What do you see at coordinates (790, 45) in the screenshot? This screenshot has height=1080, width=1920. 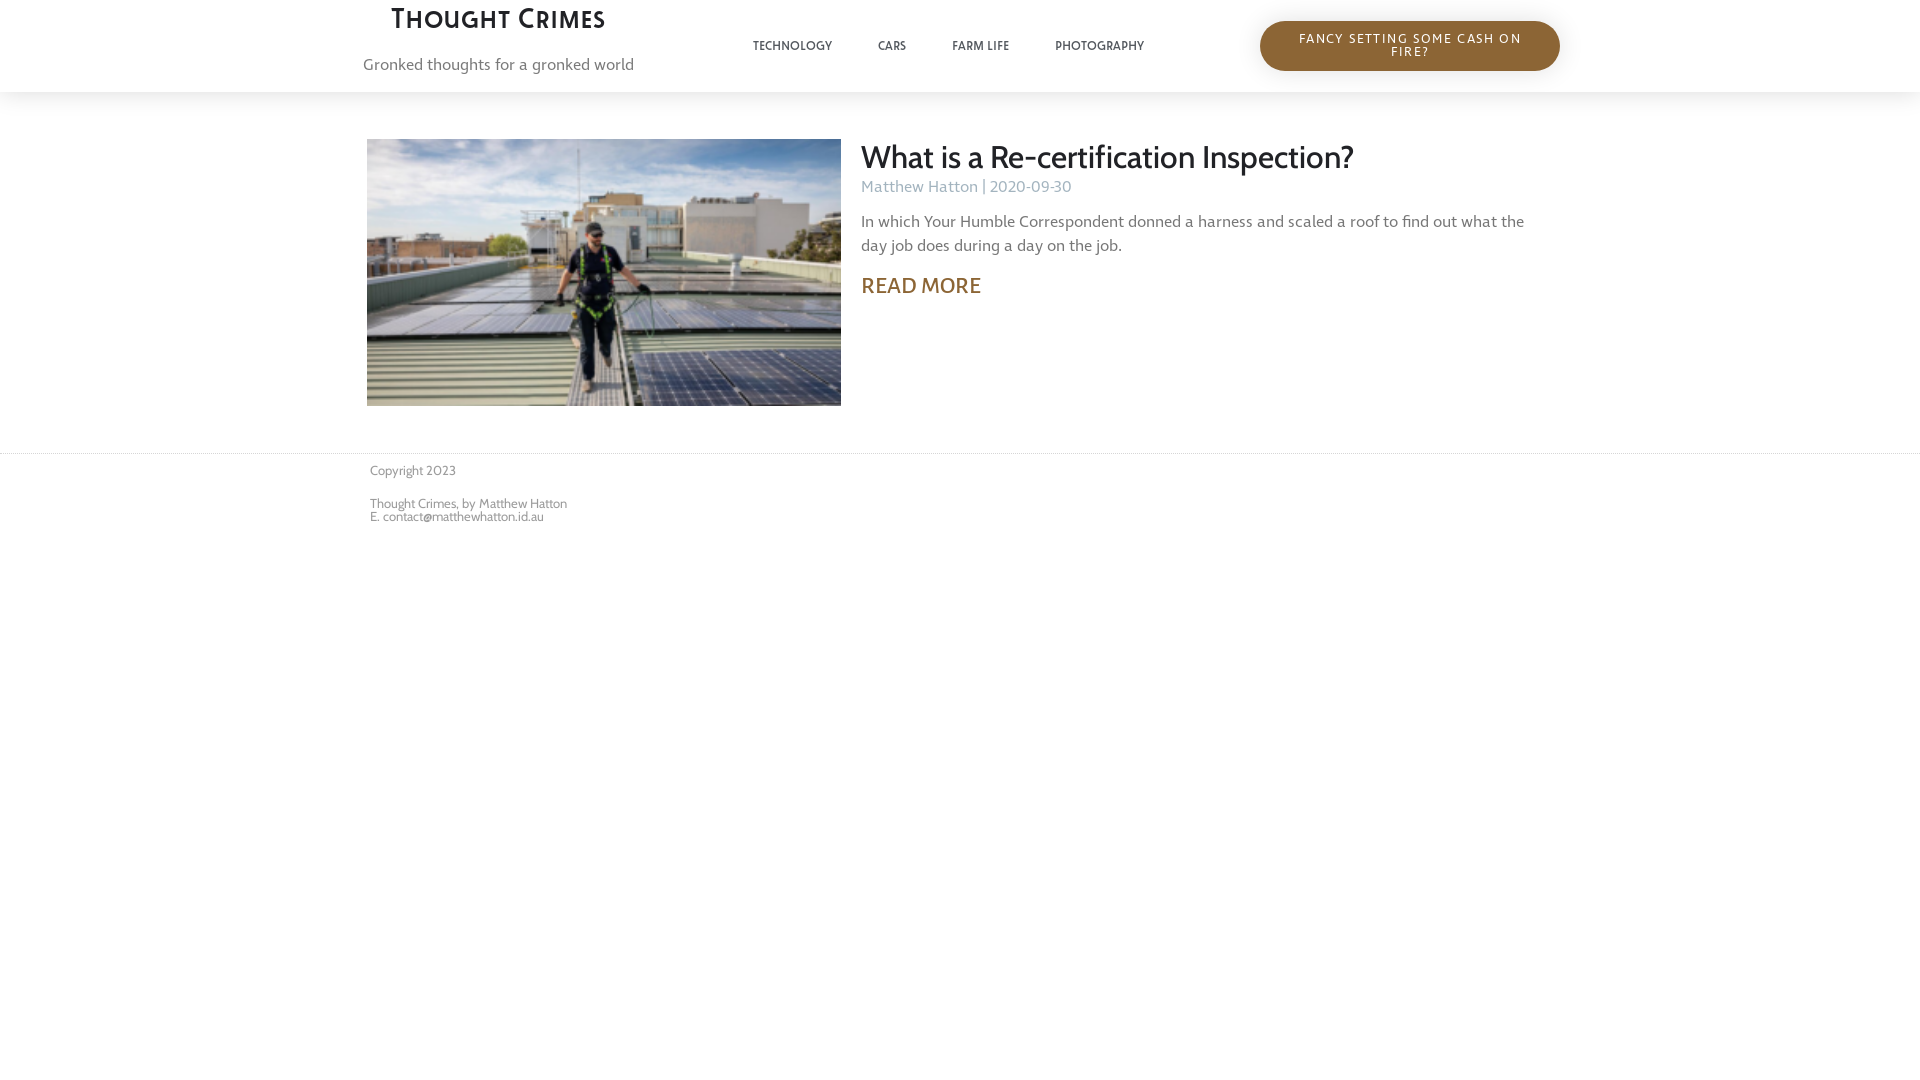 I see `'TECHNOLOGY'` at bounding box center [790, 45].